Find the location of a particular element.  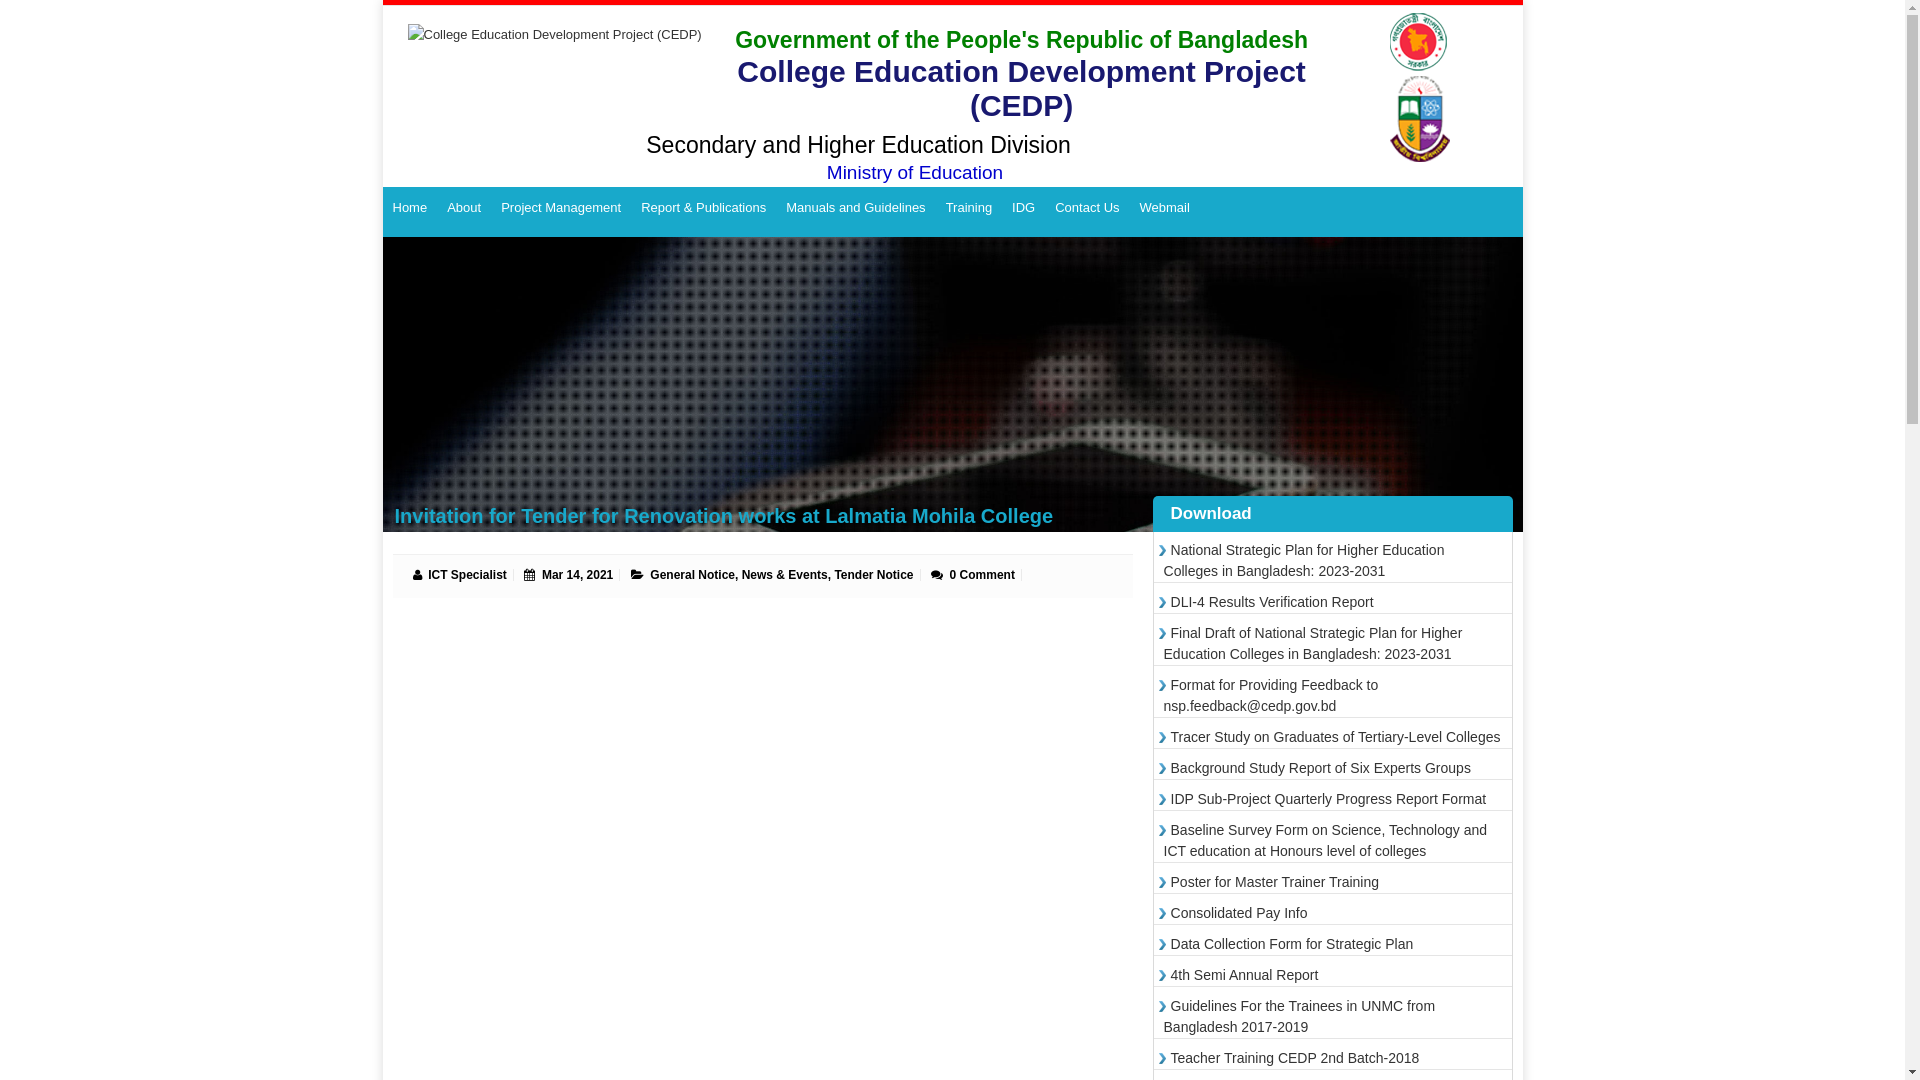

'Webmail' is located at coordinates (1165, 208).